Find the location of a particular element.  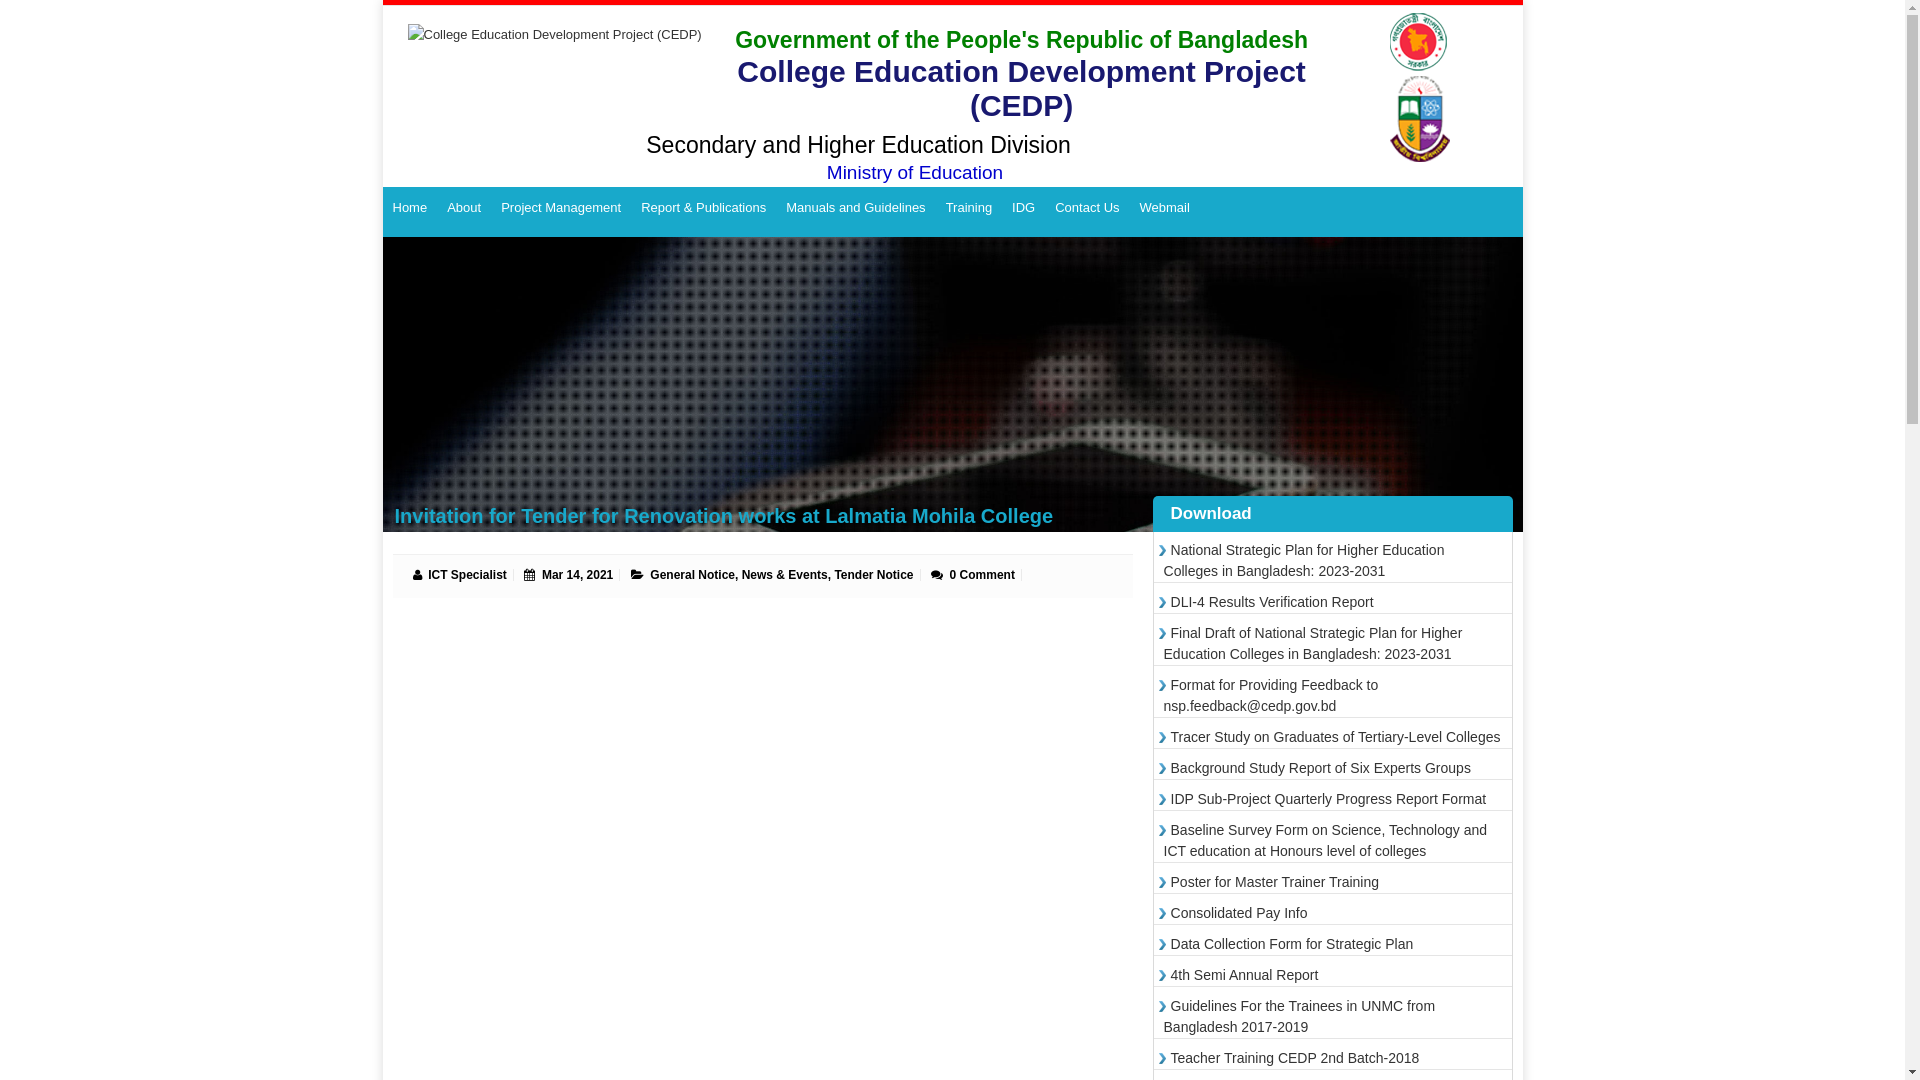

'Webmail' is located at coordinates (1165, 208).